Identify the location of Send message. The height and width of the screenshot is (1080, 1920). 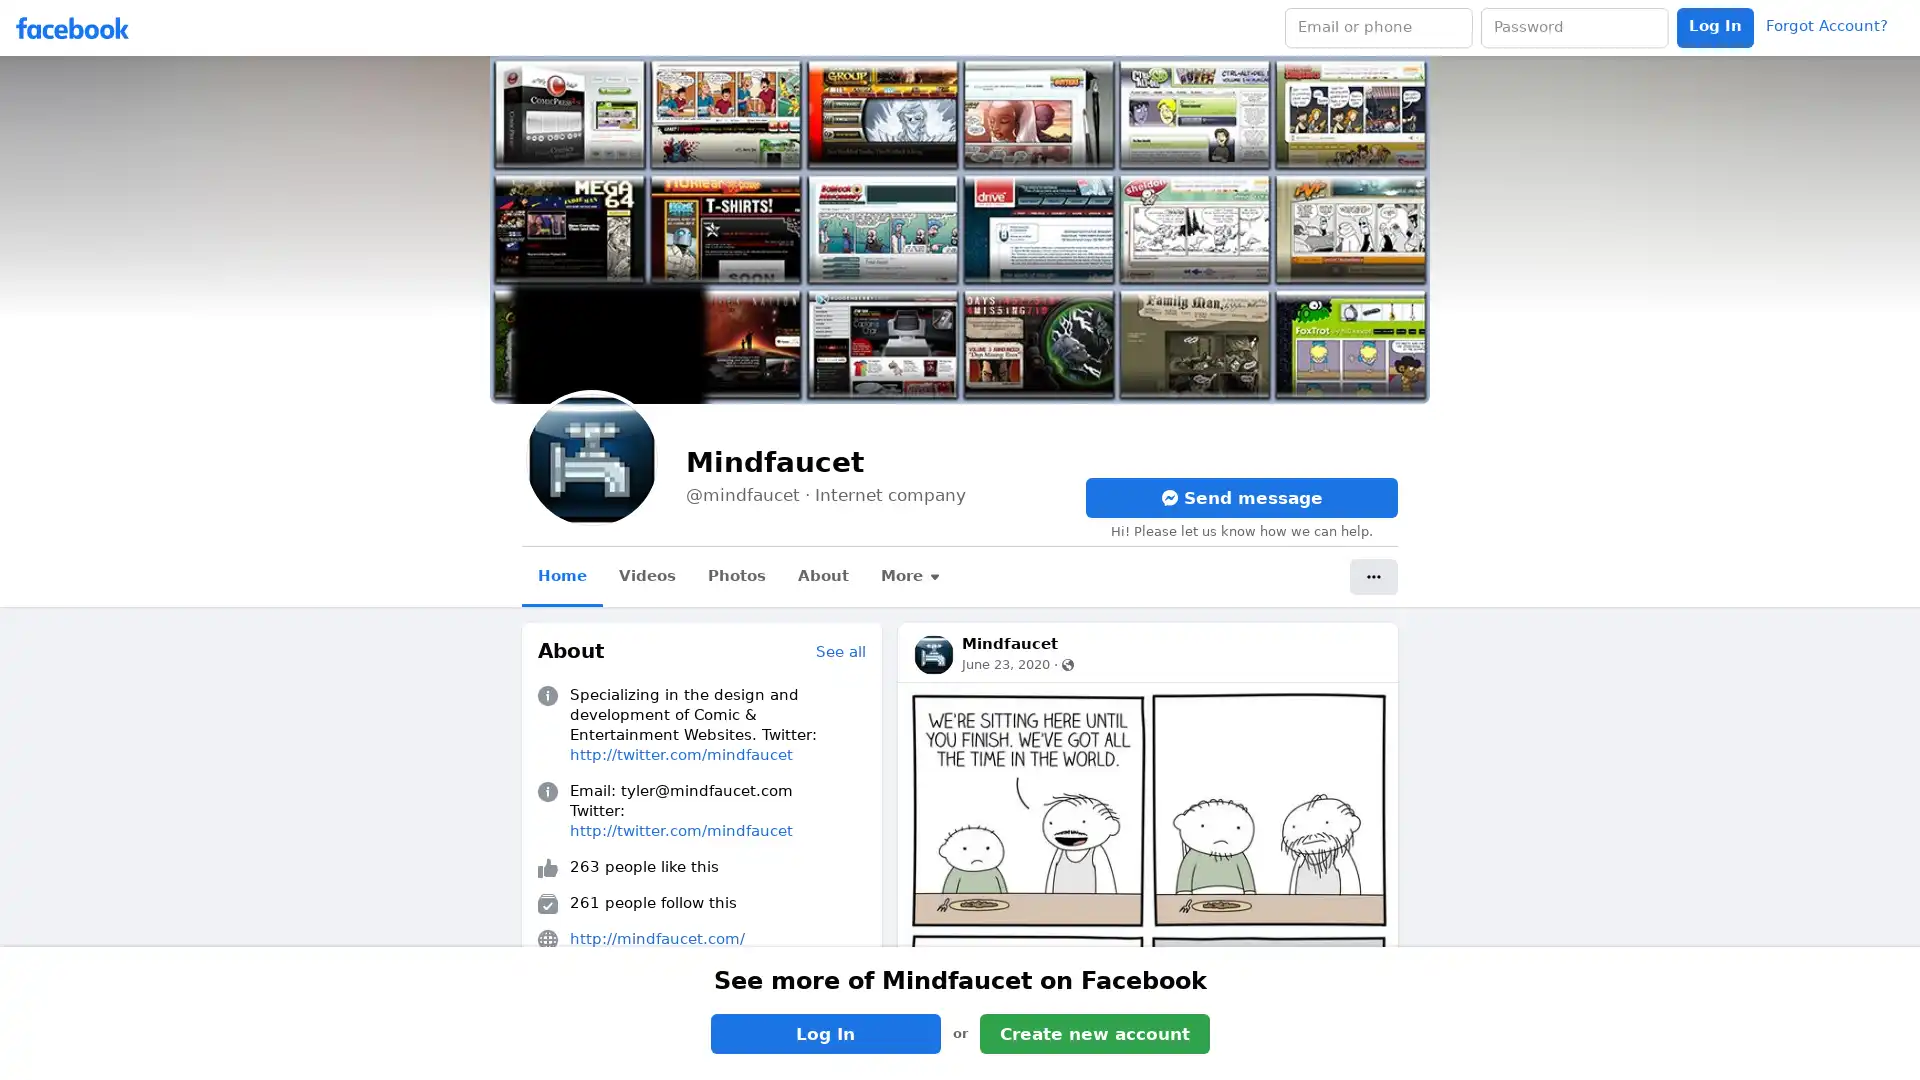
(1241, 496).